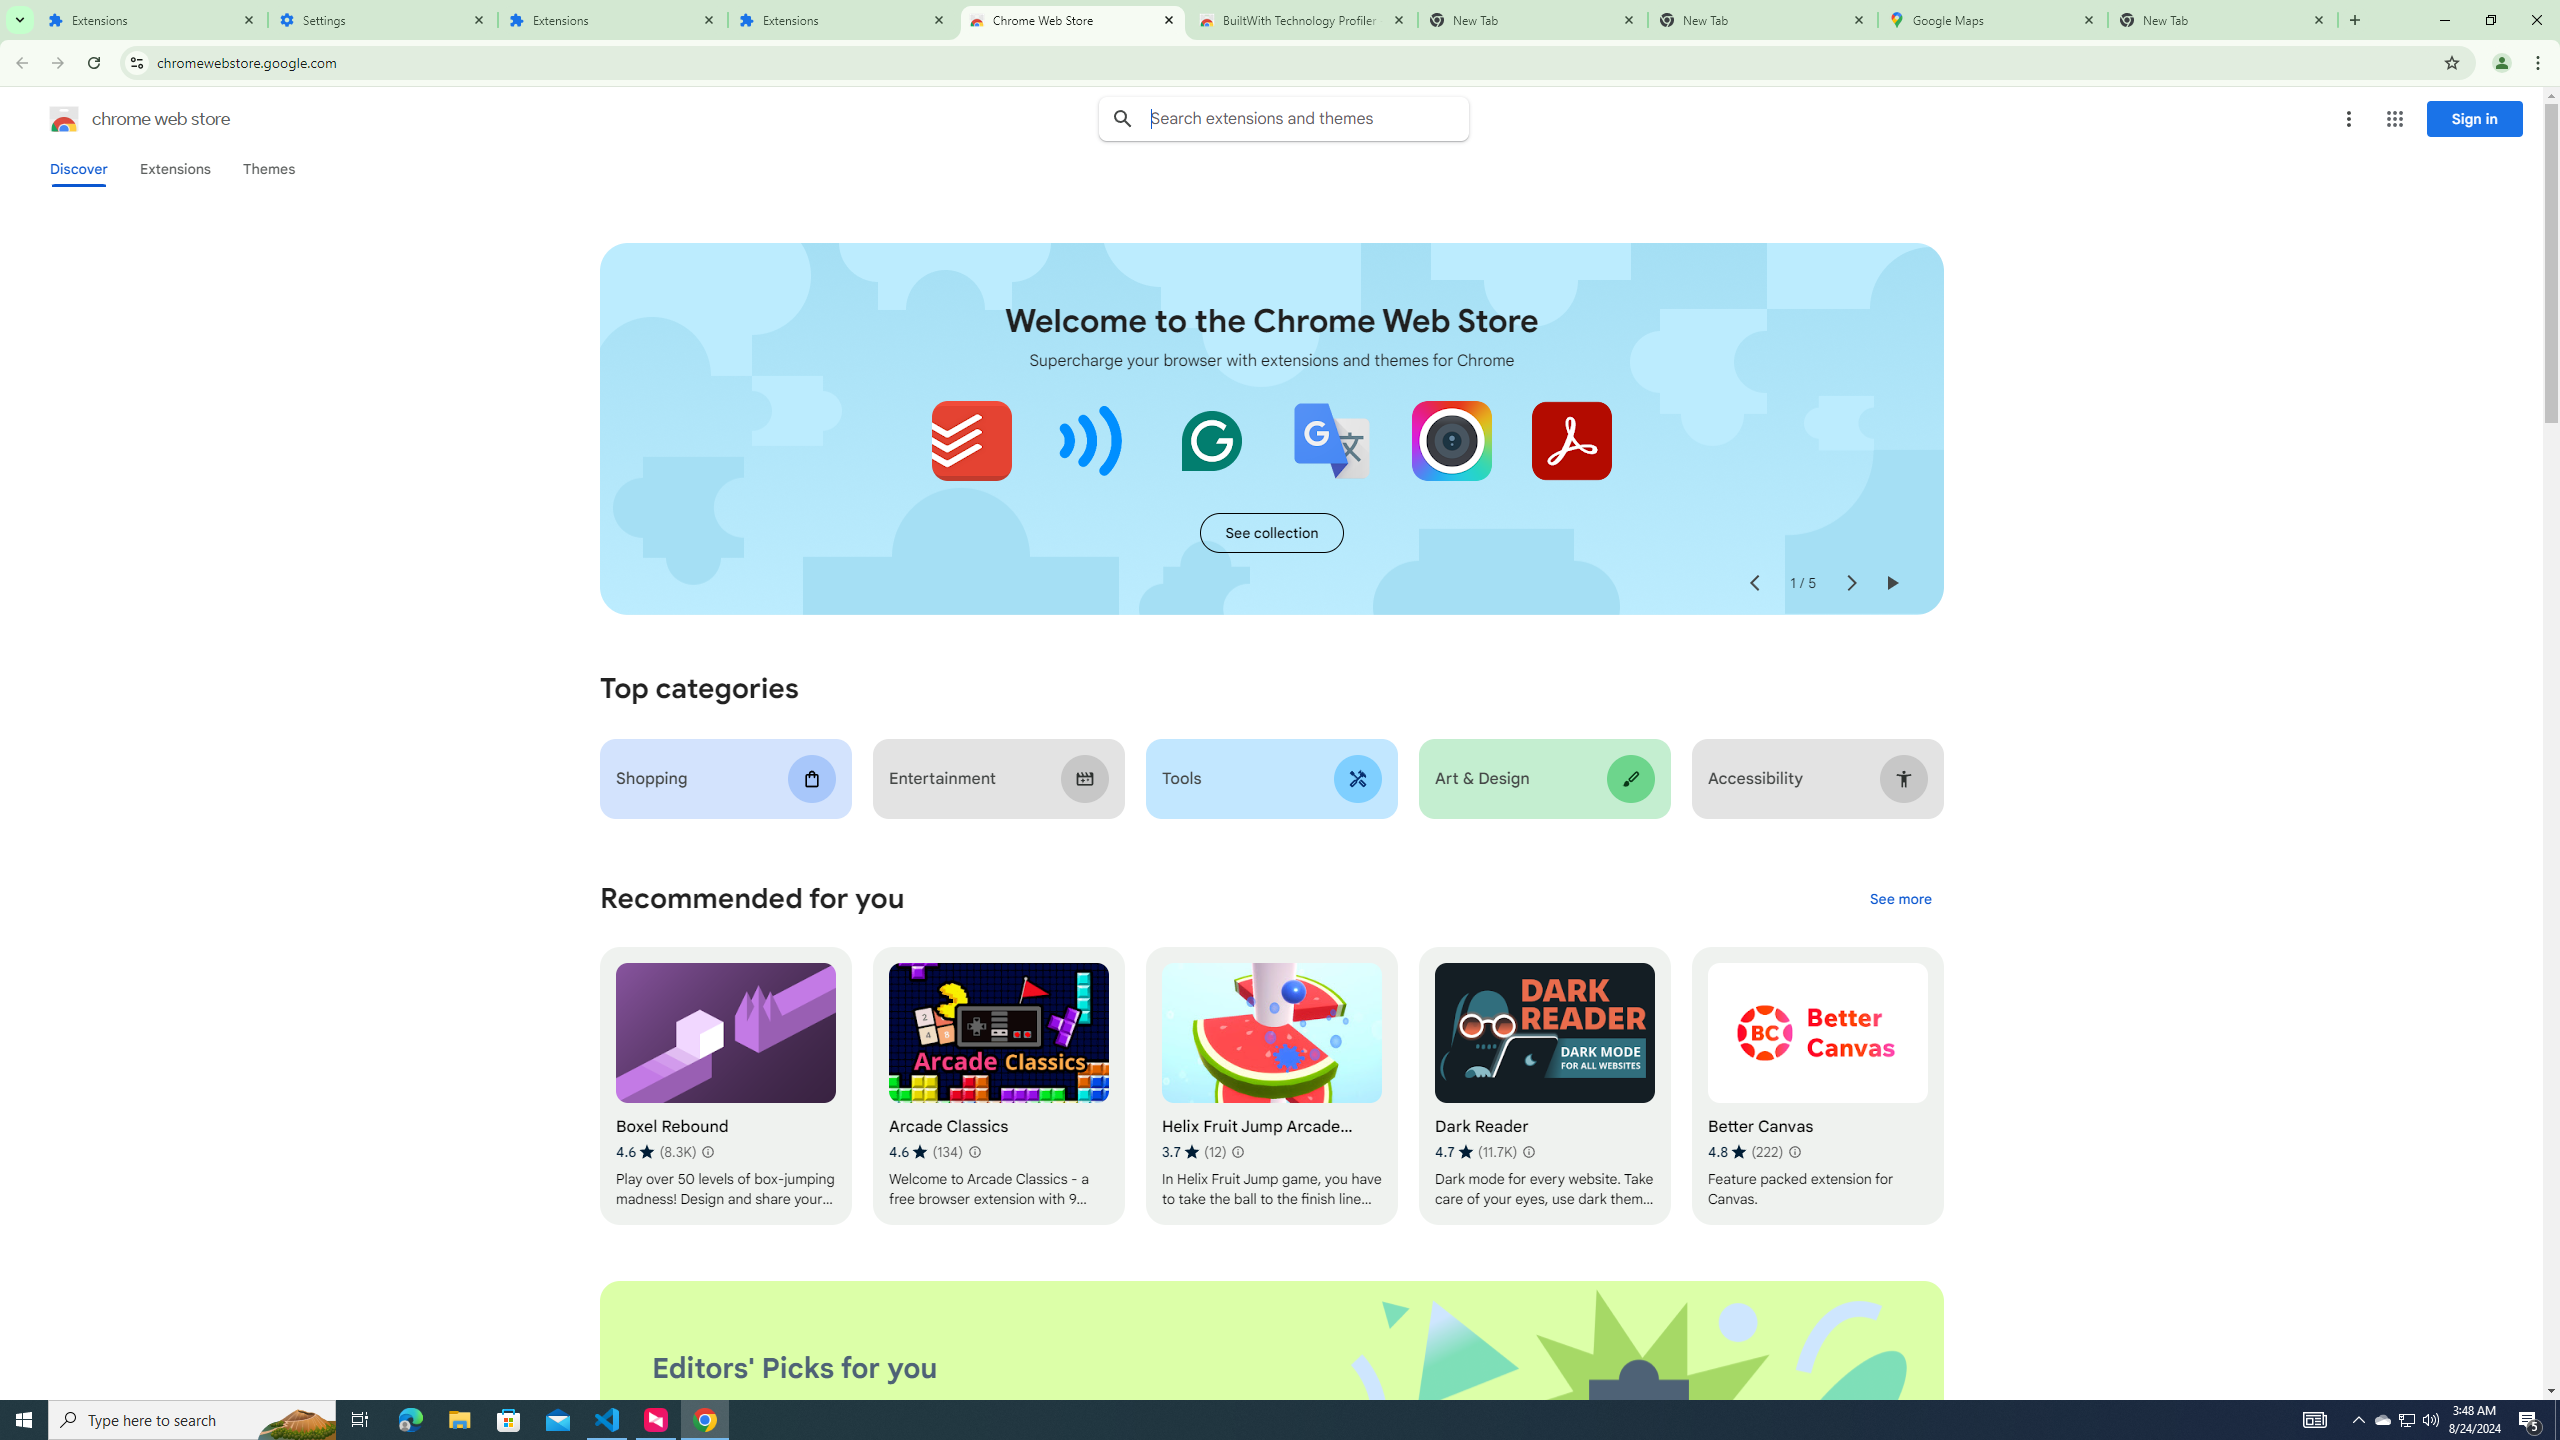 The height and width of the screenshot is (1440, 2560). What do you see at coordinates (1850, 582) in the screenshot?
I see `'Next slide'` at bounding box center [1850, 582].